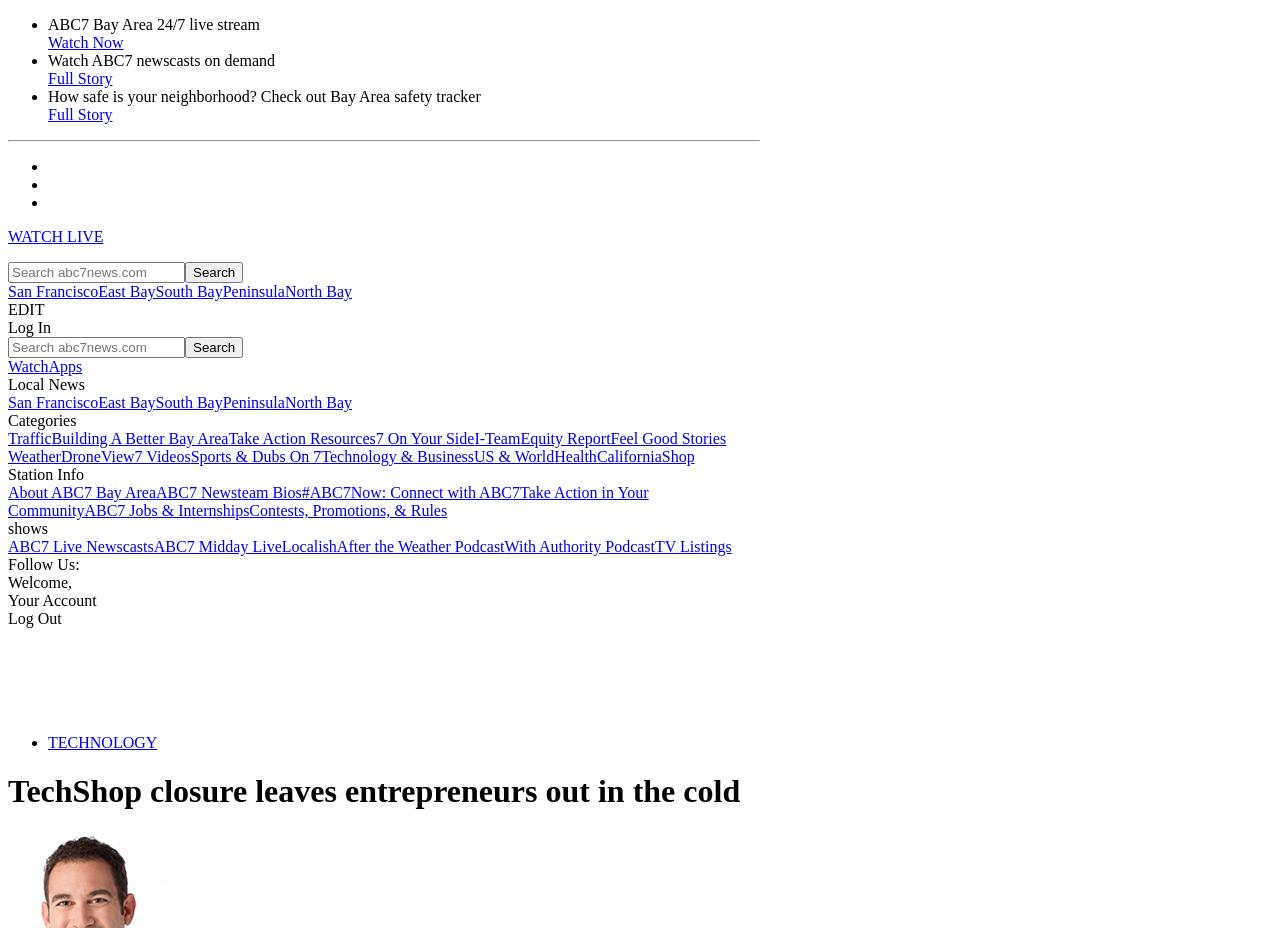  Describe the element at coordinates (7, 582) in the screenshot. I see `'Welcome,'` at that location.